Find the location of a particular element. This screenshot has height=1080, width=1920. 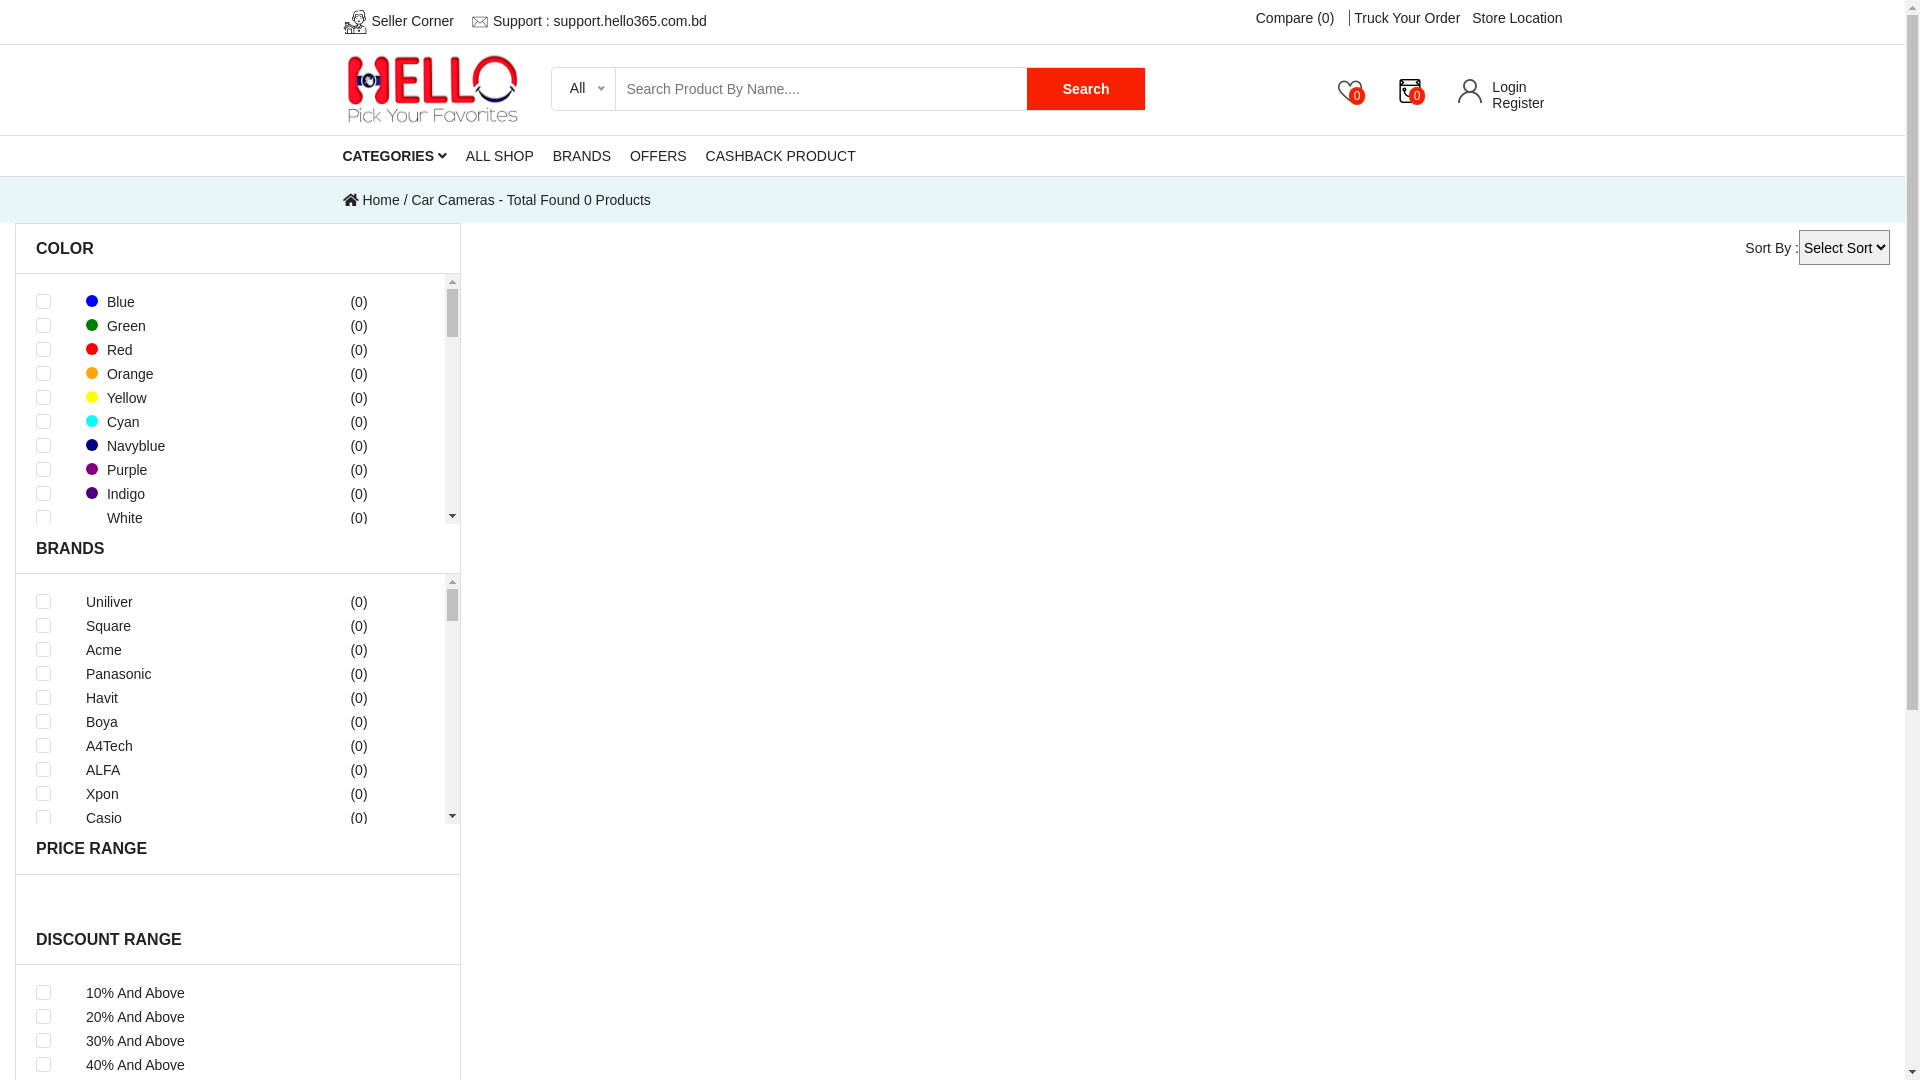

'Acme' is located at coordinates (187, 650).